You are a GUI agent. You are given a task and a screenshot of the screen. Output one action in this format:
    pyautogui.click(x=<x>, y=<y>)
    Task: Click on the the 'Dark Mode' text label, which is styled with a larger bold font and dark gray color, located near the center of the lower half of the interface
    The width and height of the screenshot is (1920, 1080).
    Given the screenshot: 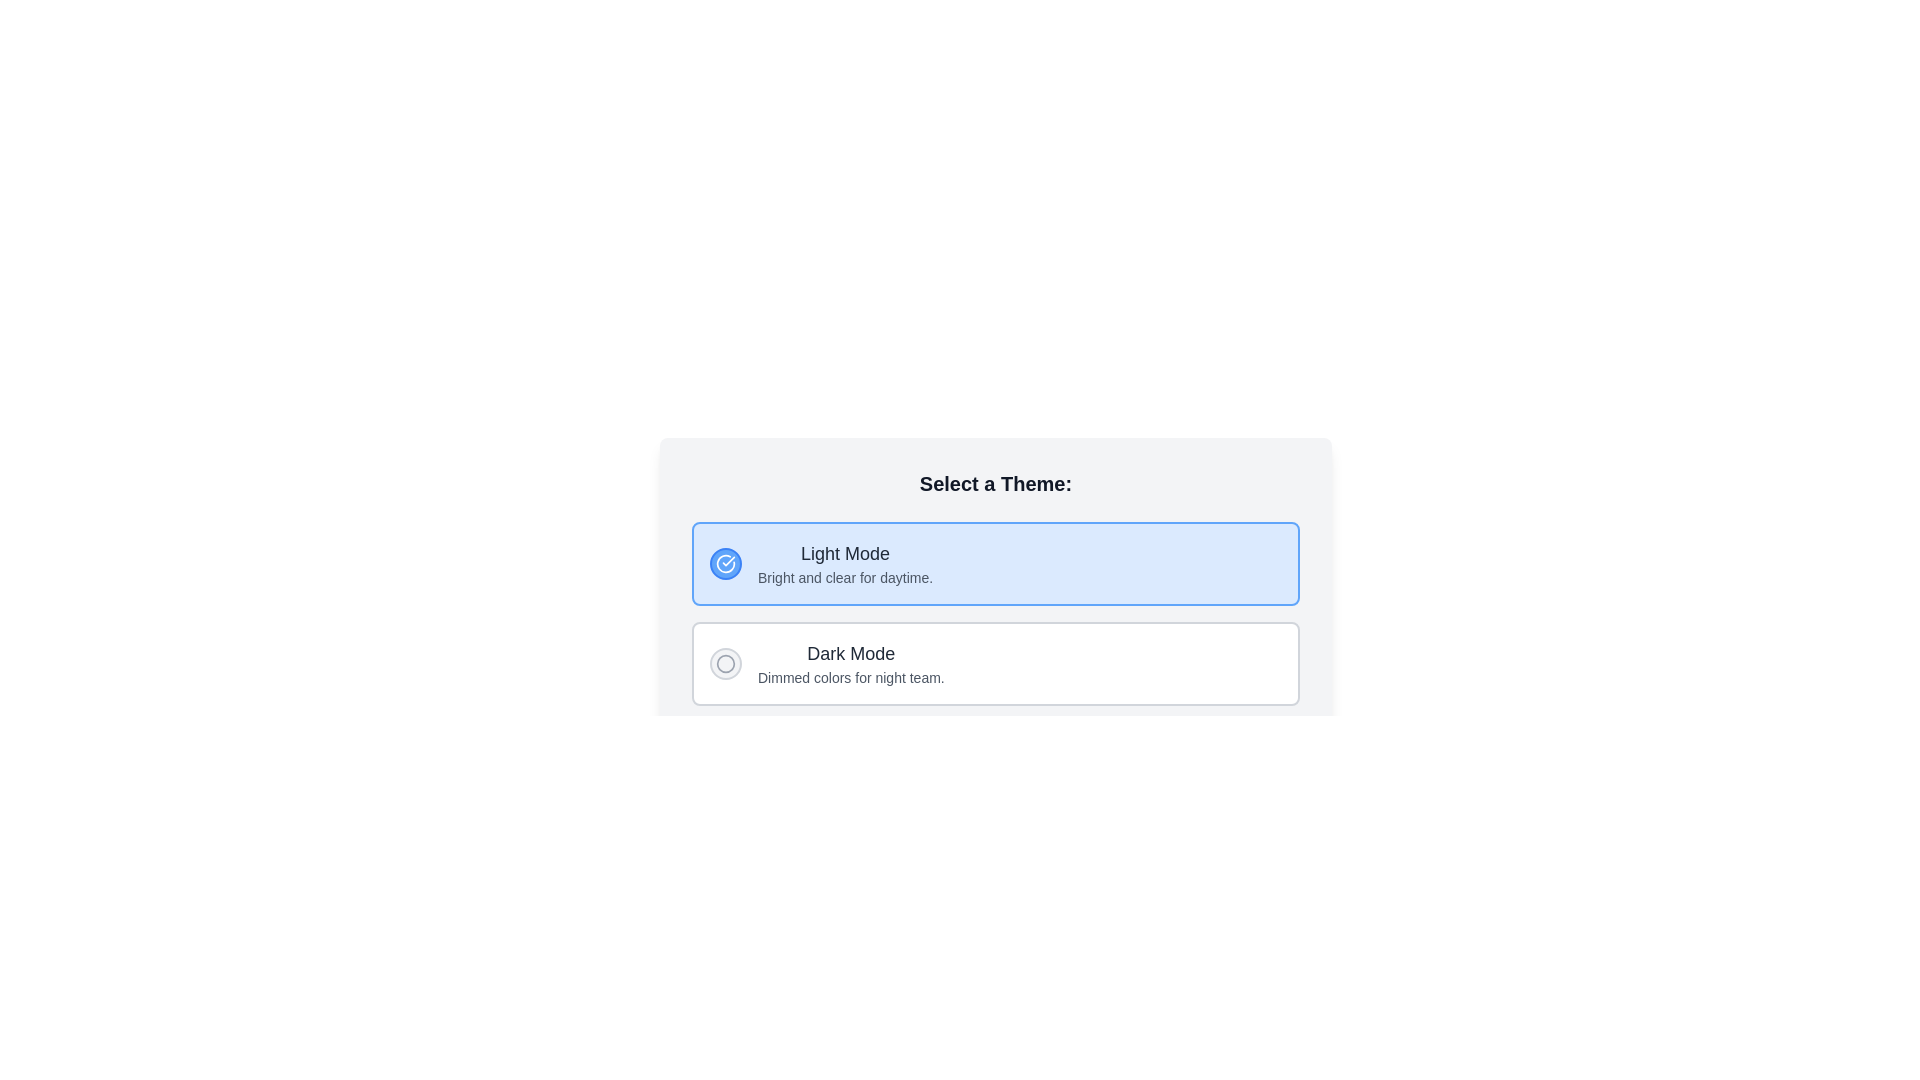 What is the action you would take?
    pyautogui.click(x=851, y=654)
    